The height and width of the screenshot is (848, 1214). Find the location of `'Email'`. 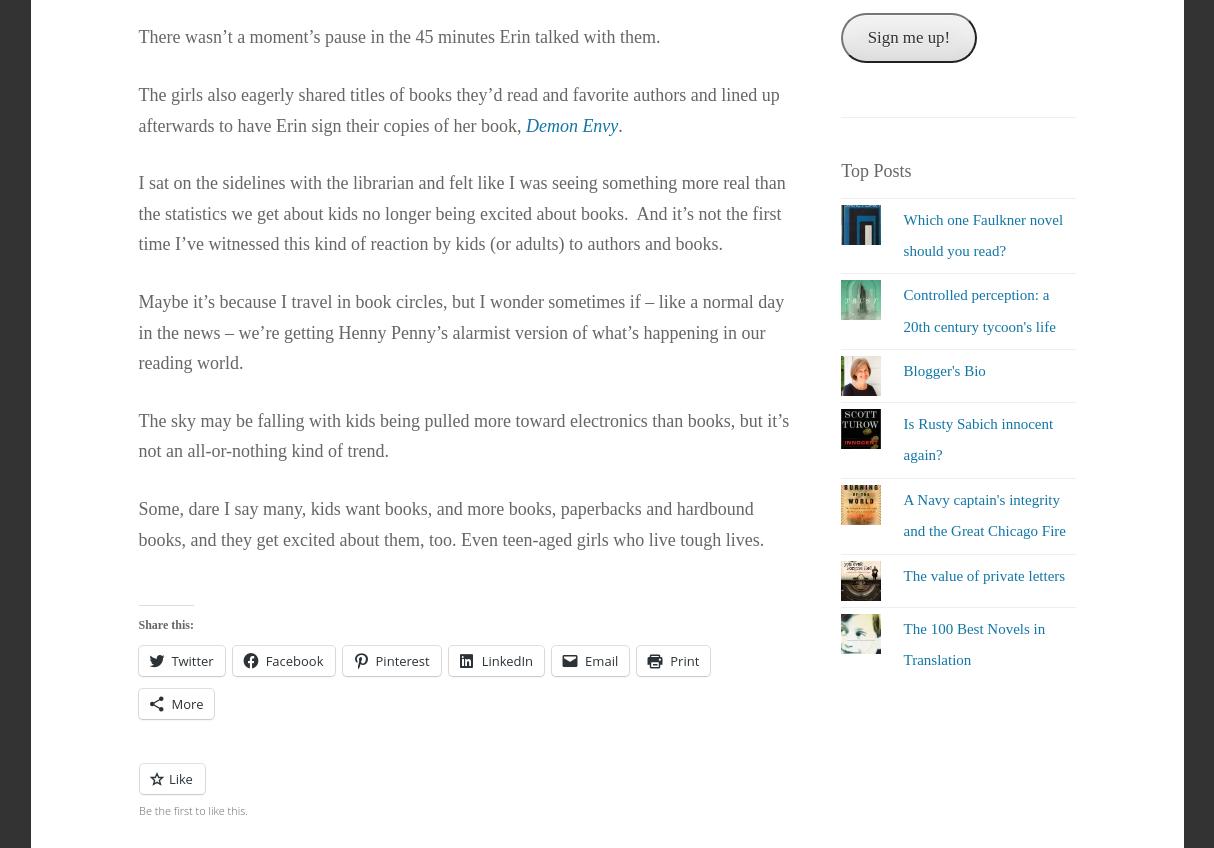

'Email' is located at coordinates (601, 658).